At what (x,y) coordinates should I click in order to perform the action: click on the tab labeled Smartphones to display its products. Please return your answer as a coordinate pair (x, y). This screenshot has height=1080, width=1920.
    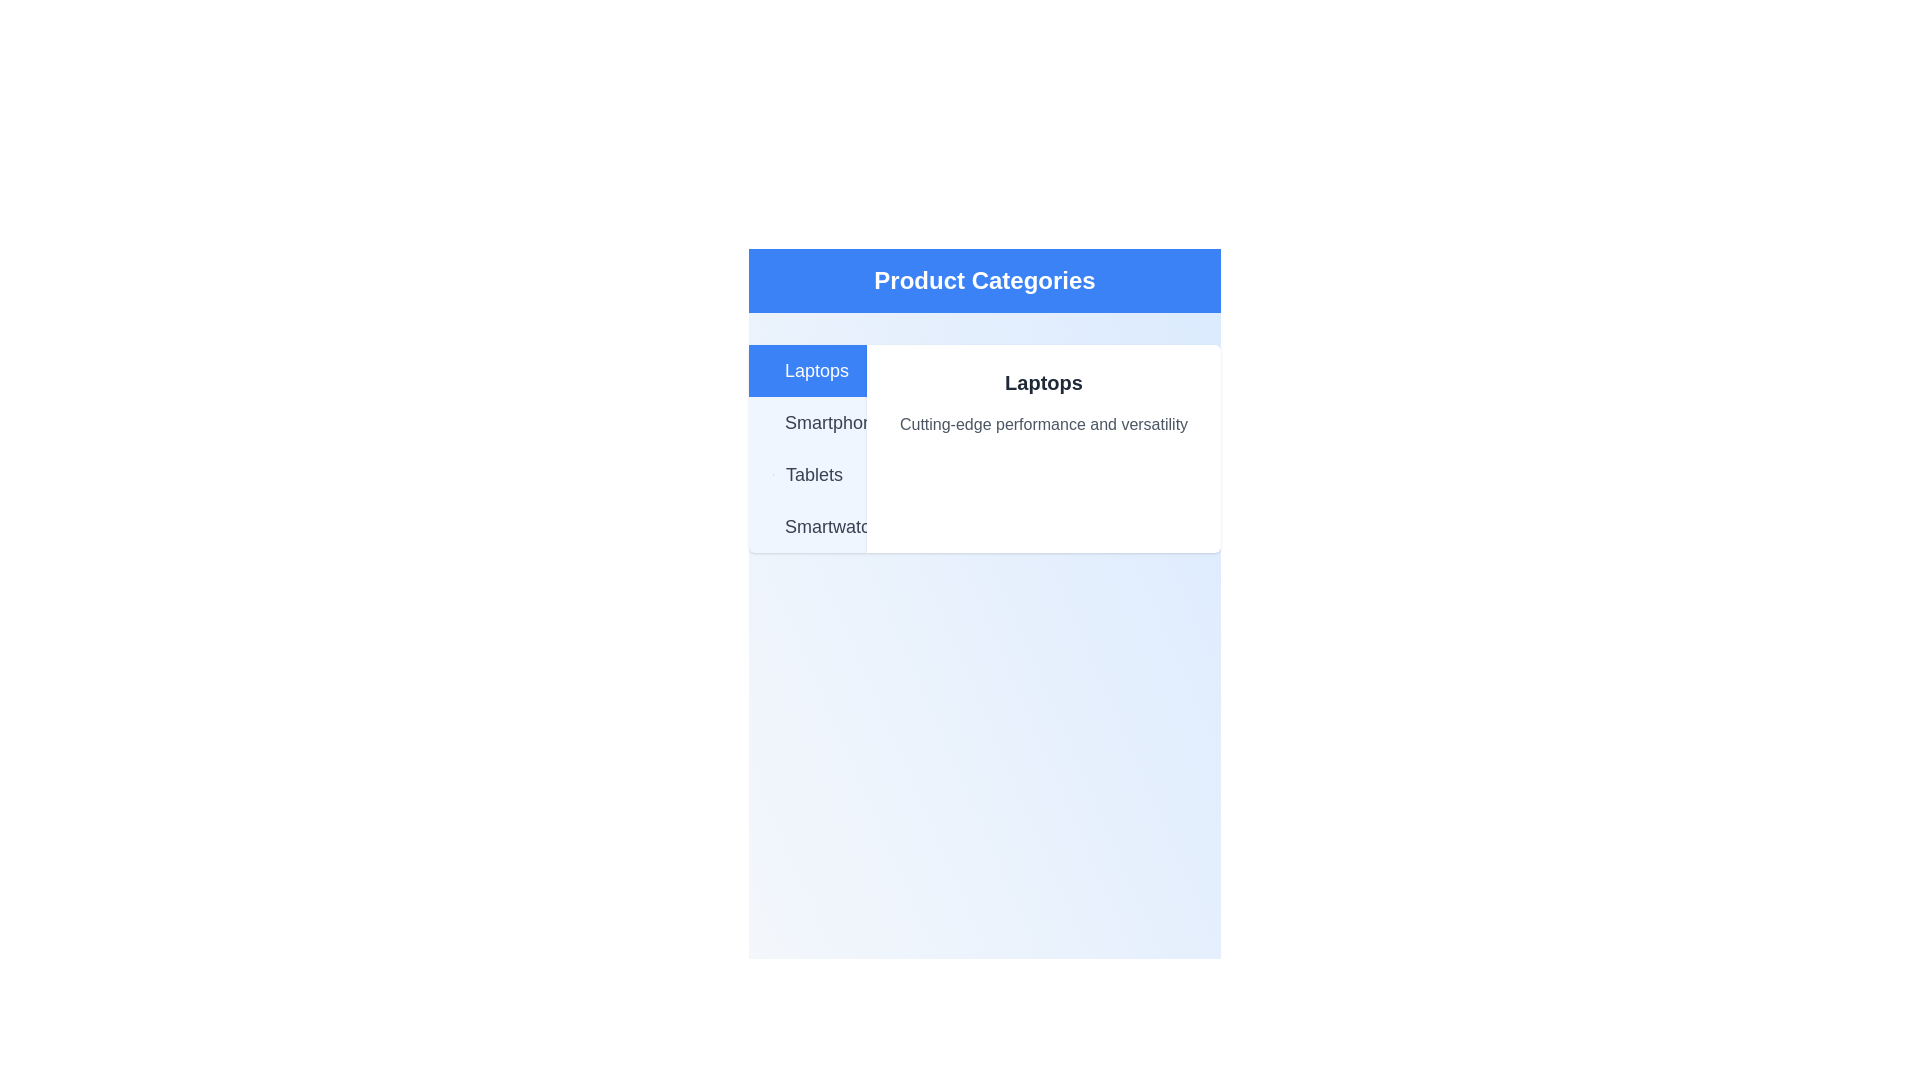
    Looking at the image, I should click on (807, 422).